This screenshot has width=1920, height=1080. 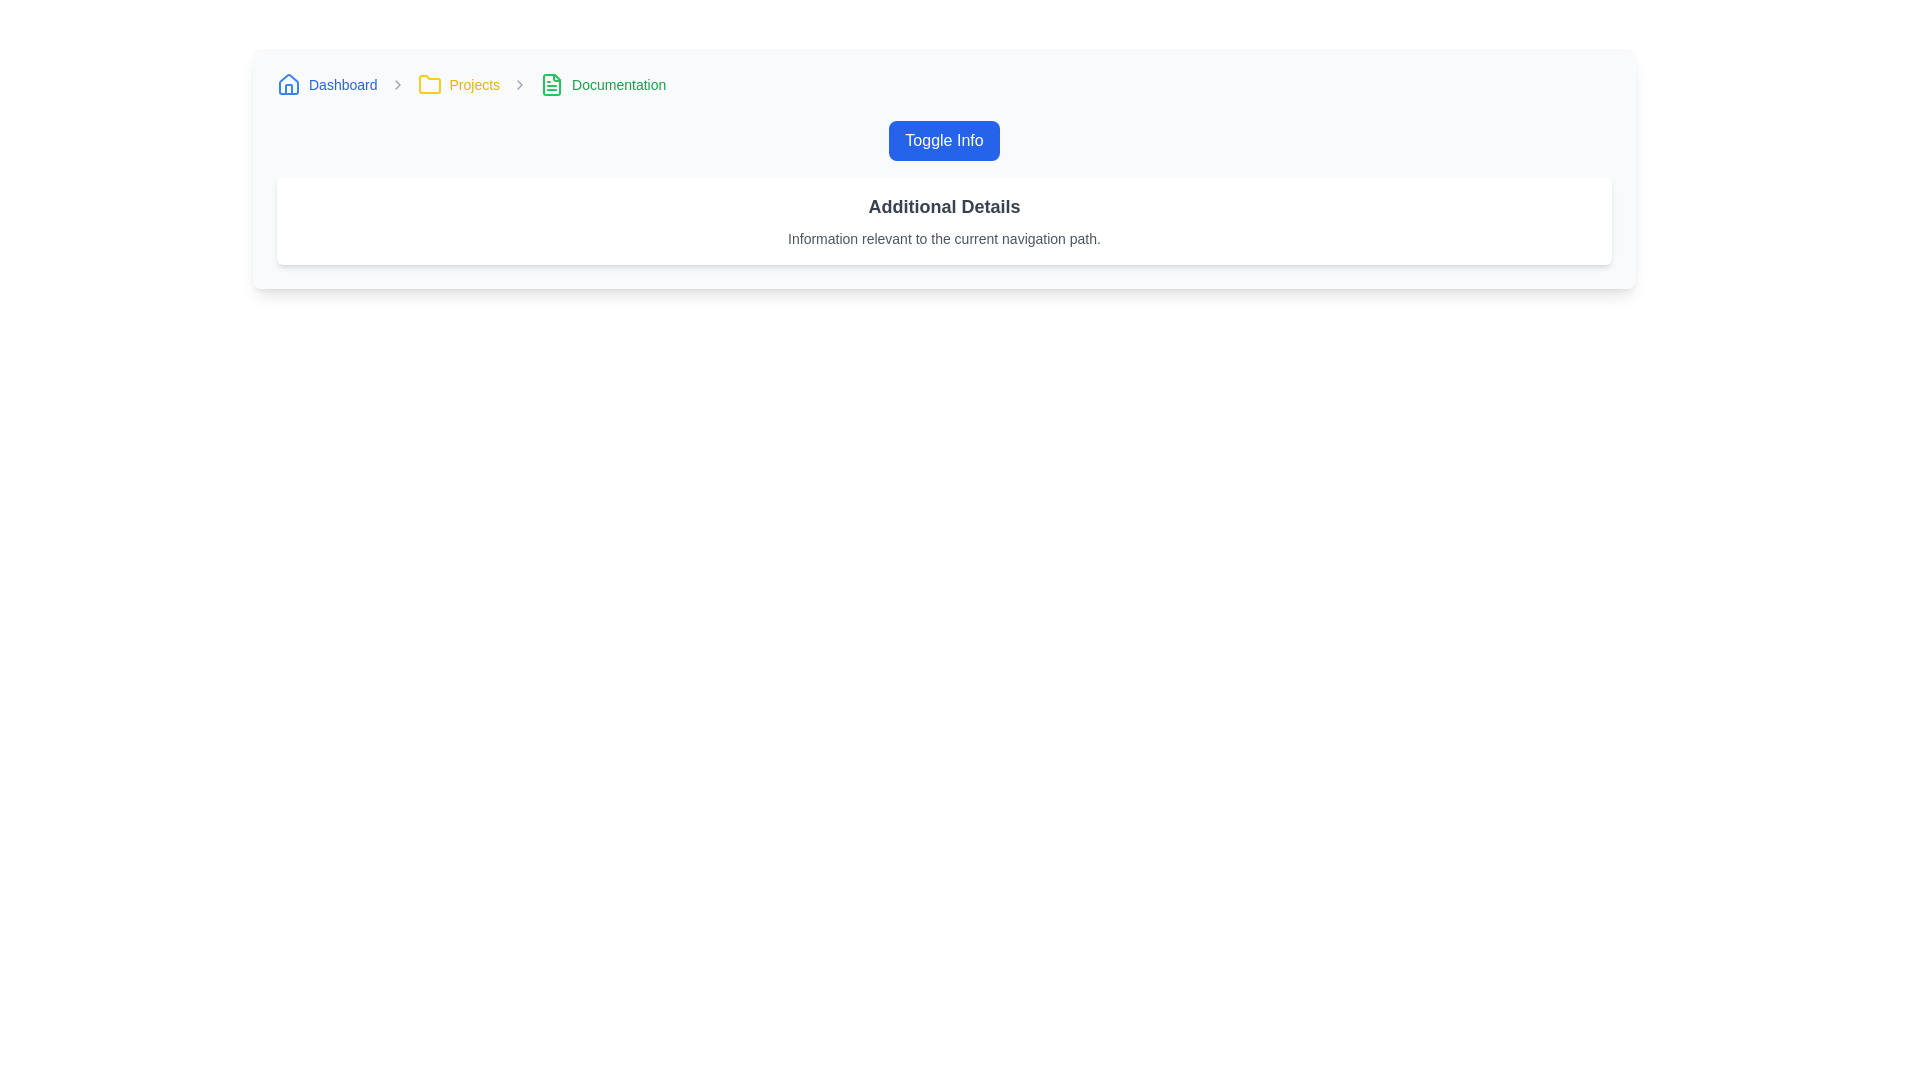 What do you see at coordinates (428, 83) in the screenshot?
I see `the 'Projects' icon in the breadcrumb navigation bar, which is positioned directly to the left of the clickable text 'Projects'` at bounding box center [428, 83].